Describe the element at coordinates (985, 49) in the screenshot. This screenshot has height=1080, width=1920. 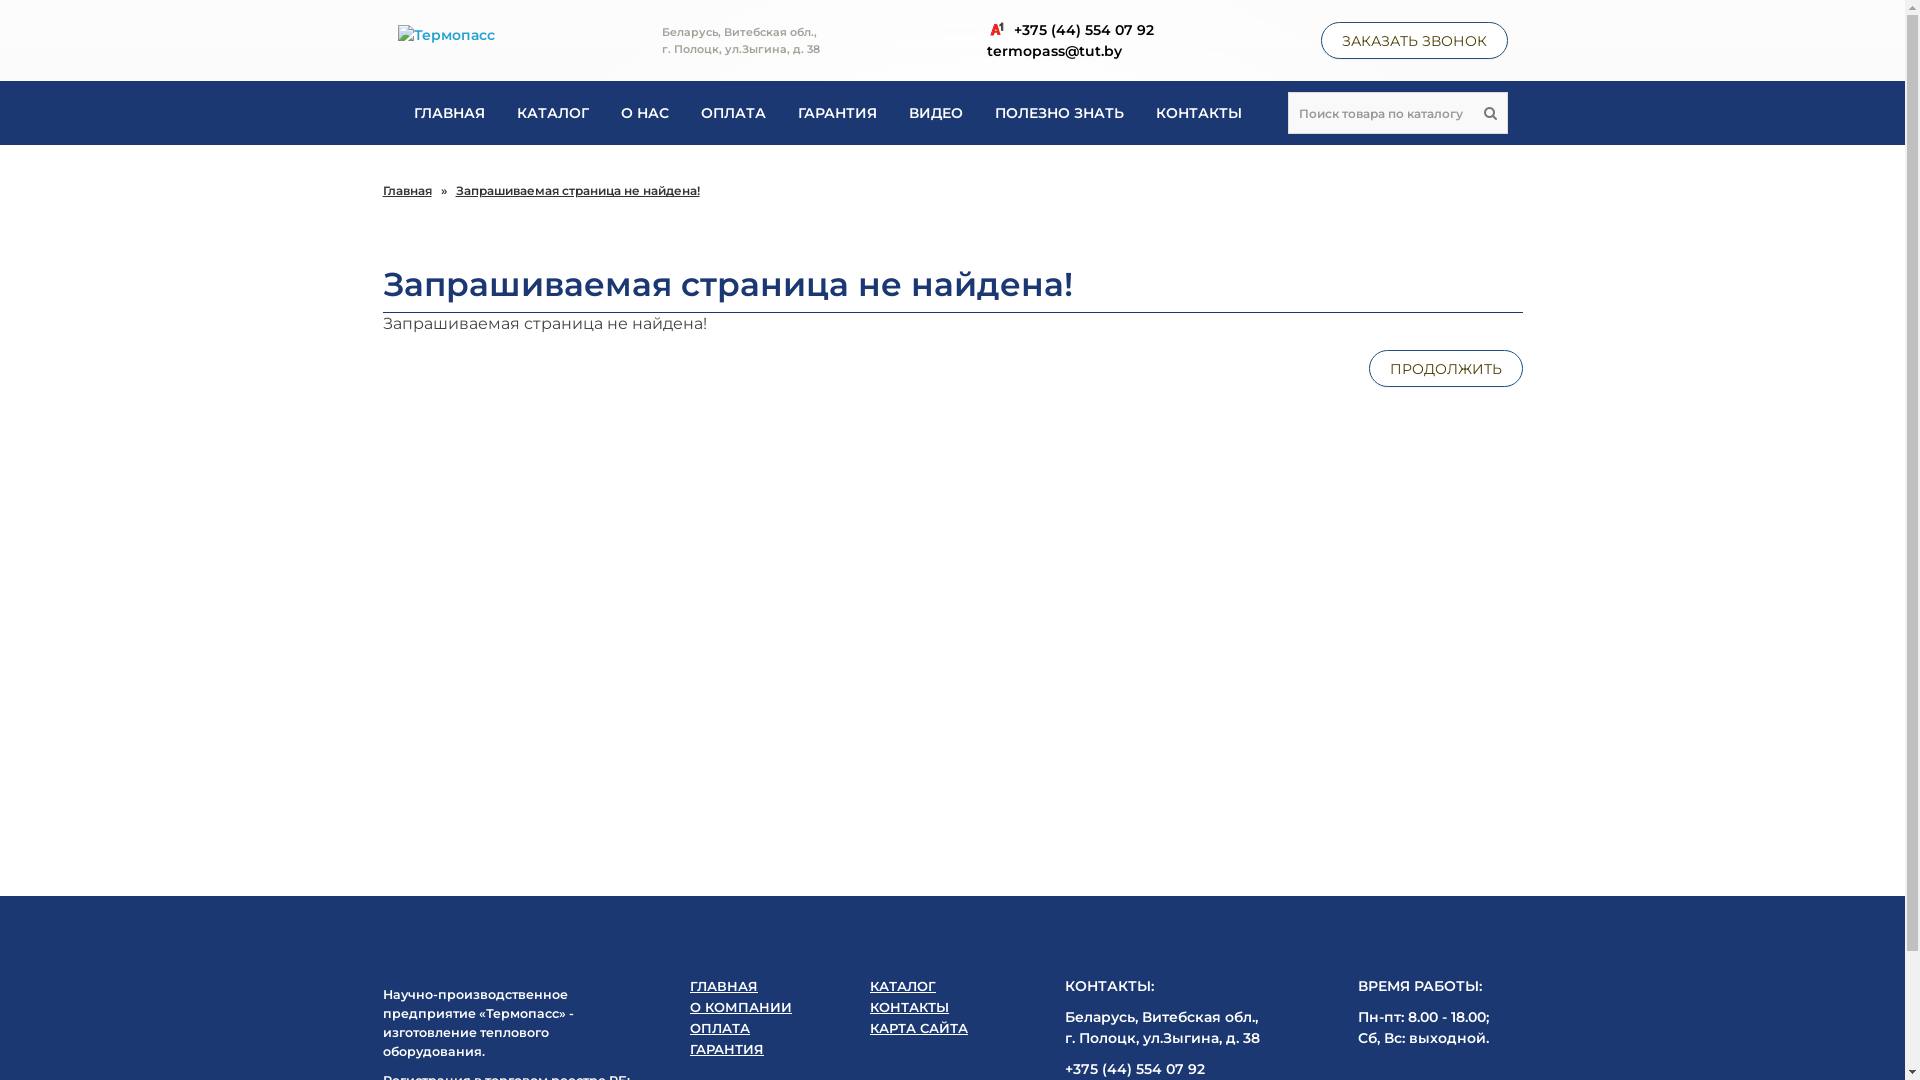
I see `'termopass@tut.by'` at that location.